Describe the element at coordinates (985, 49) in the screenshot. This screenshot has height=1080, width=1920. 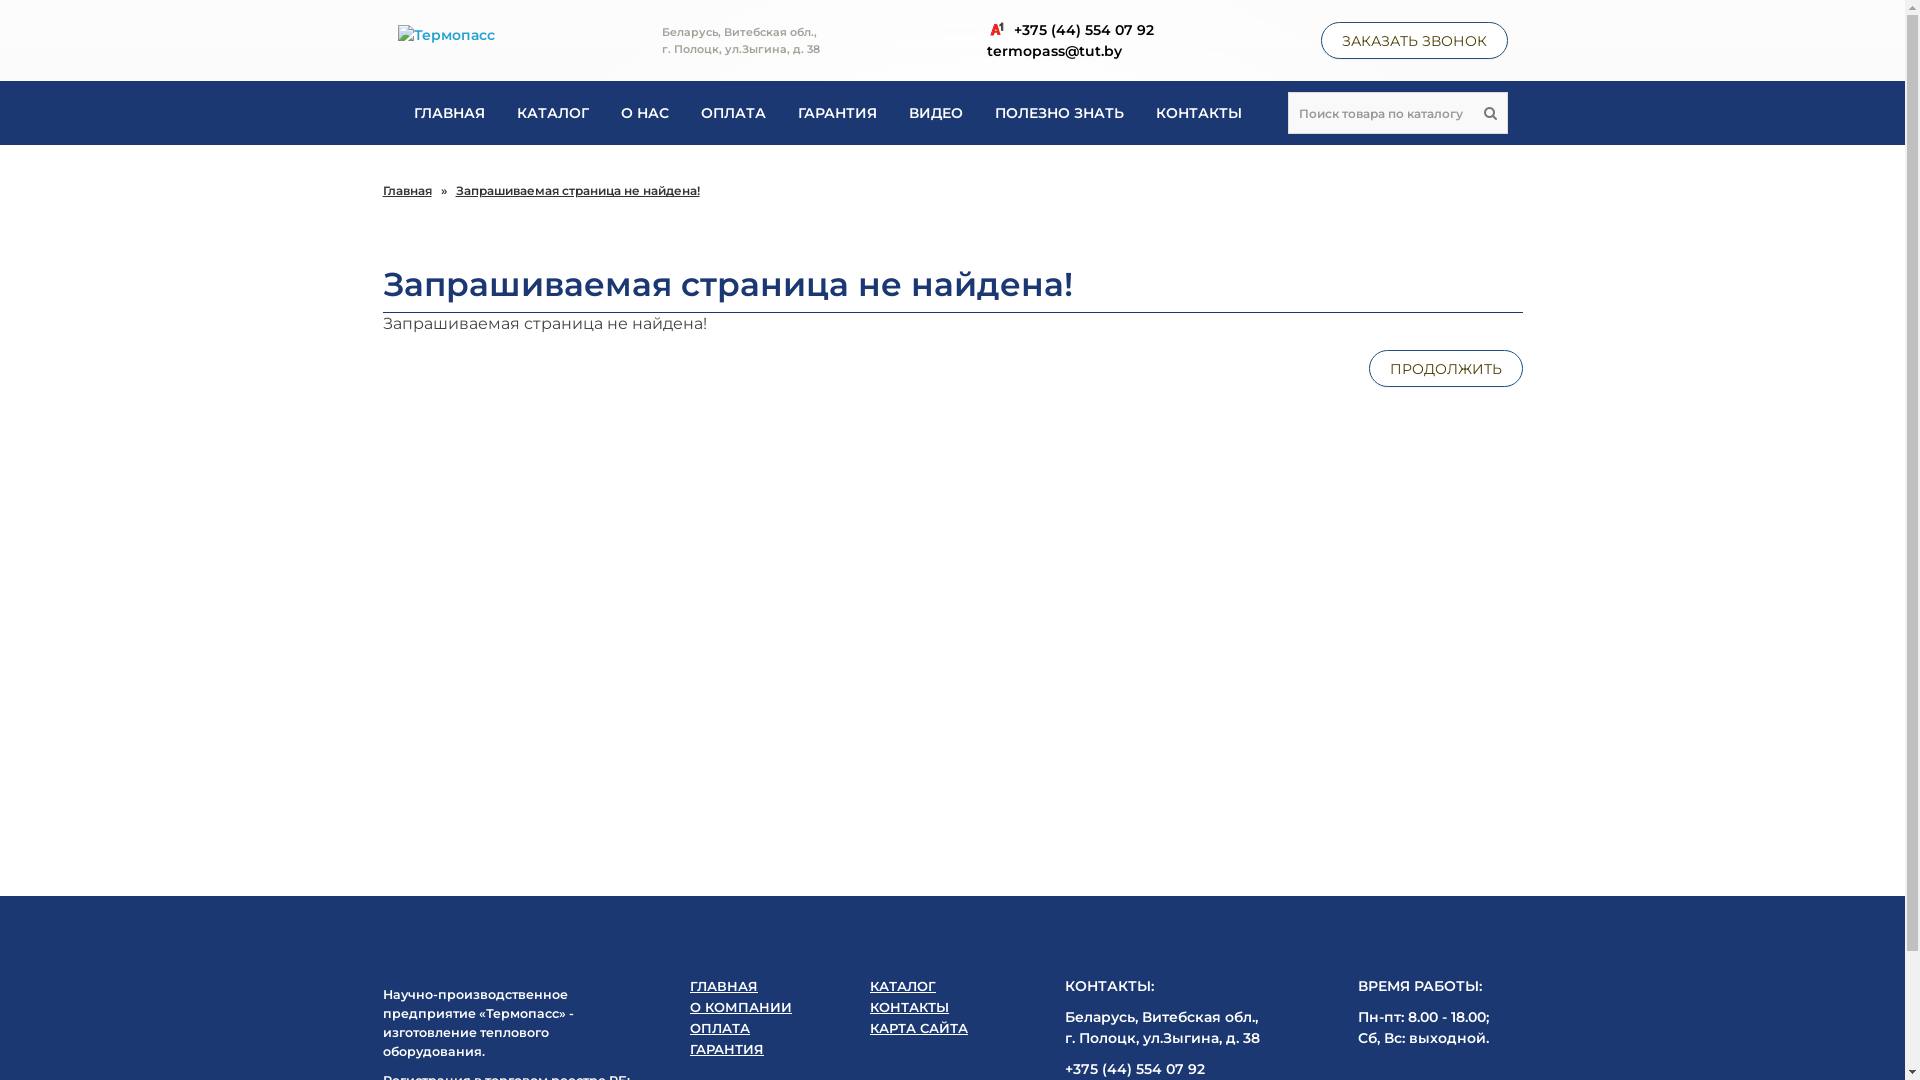
I see `'termopass@tut.by'` at that location.